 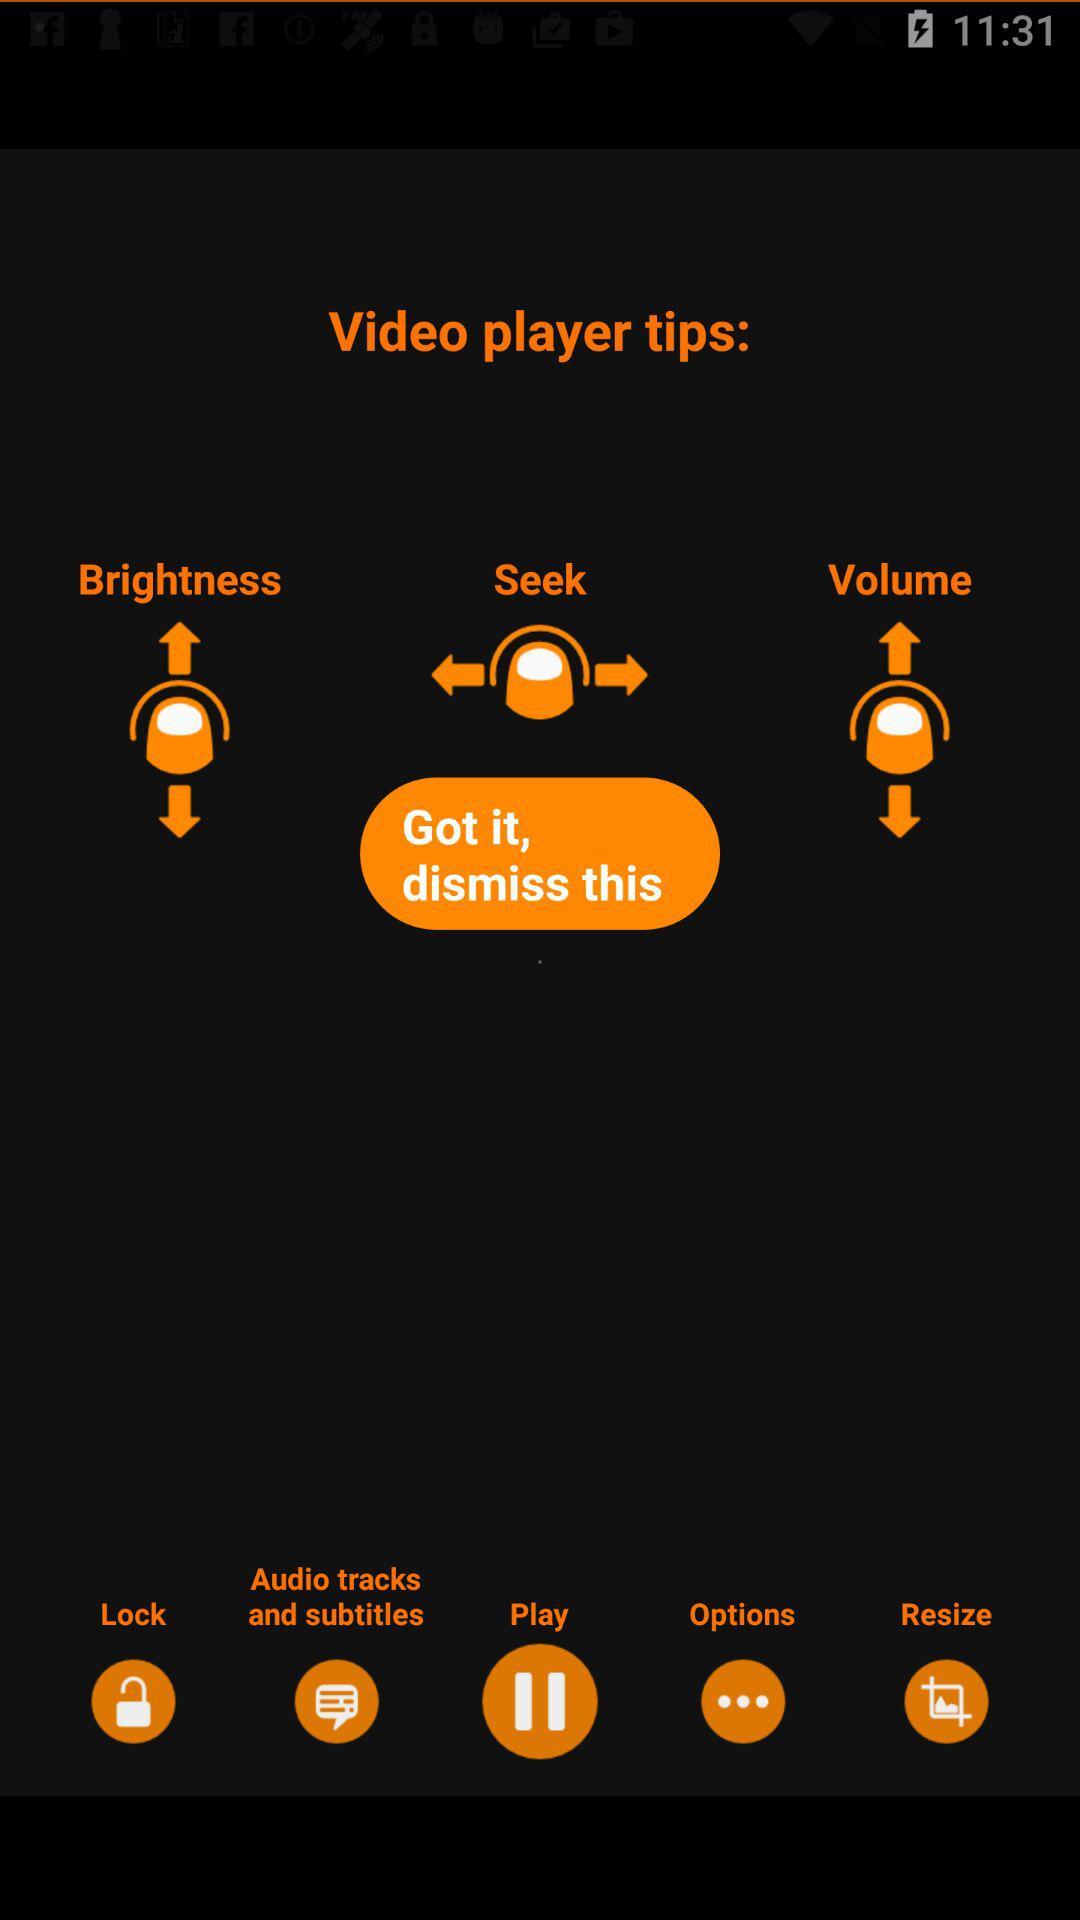 I want to click on the icon right below play, so click(x=538, y=1698).